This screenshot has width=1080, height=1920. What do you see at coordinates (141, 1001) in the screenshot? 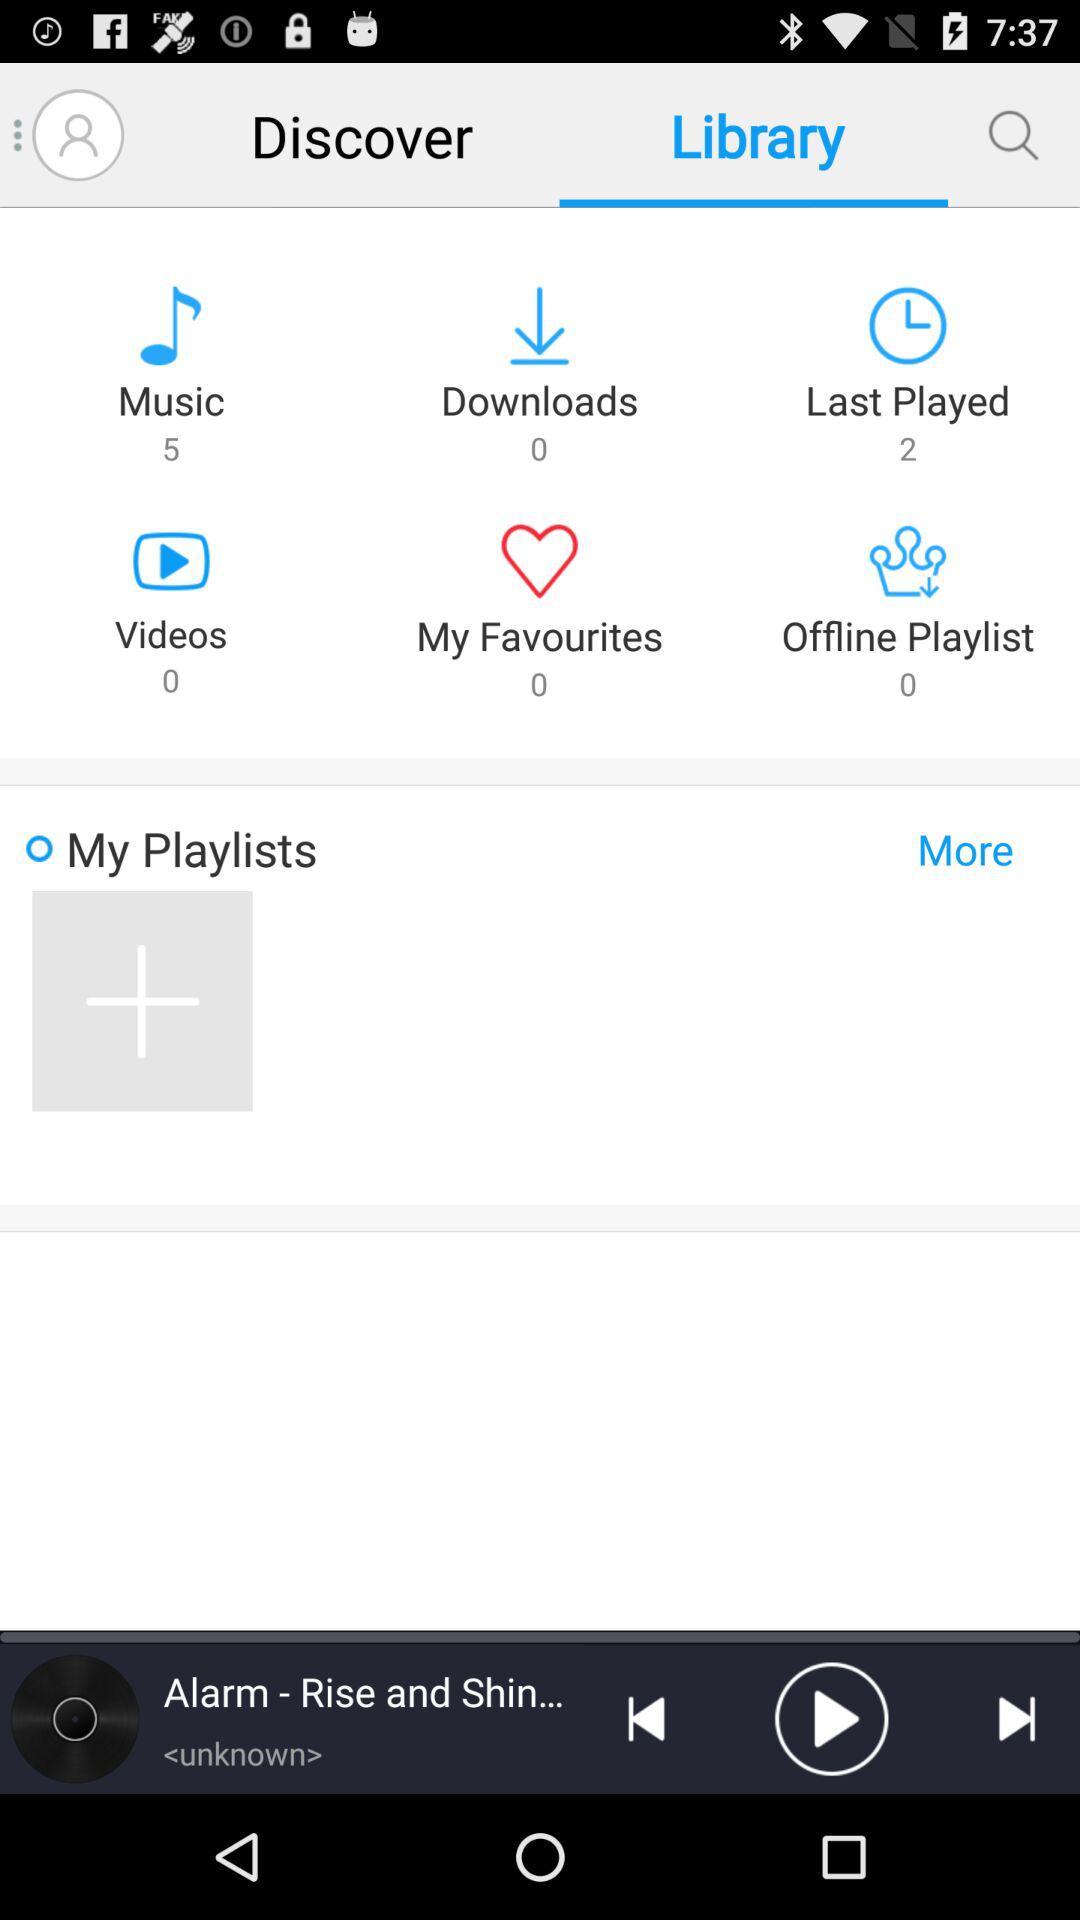
I see `item next to the more button` at bounding box center [141, 1001].